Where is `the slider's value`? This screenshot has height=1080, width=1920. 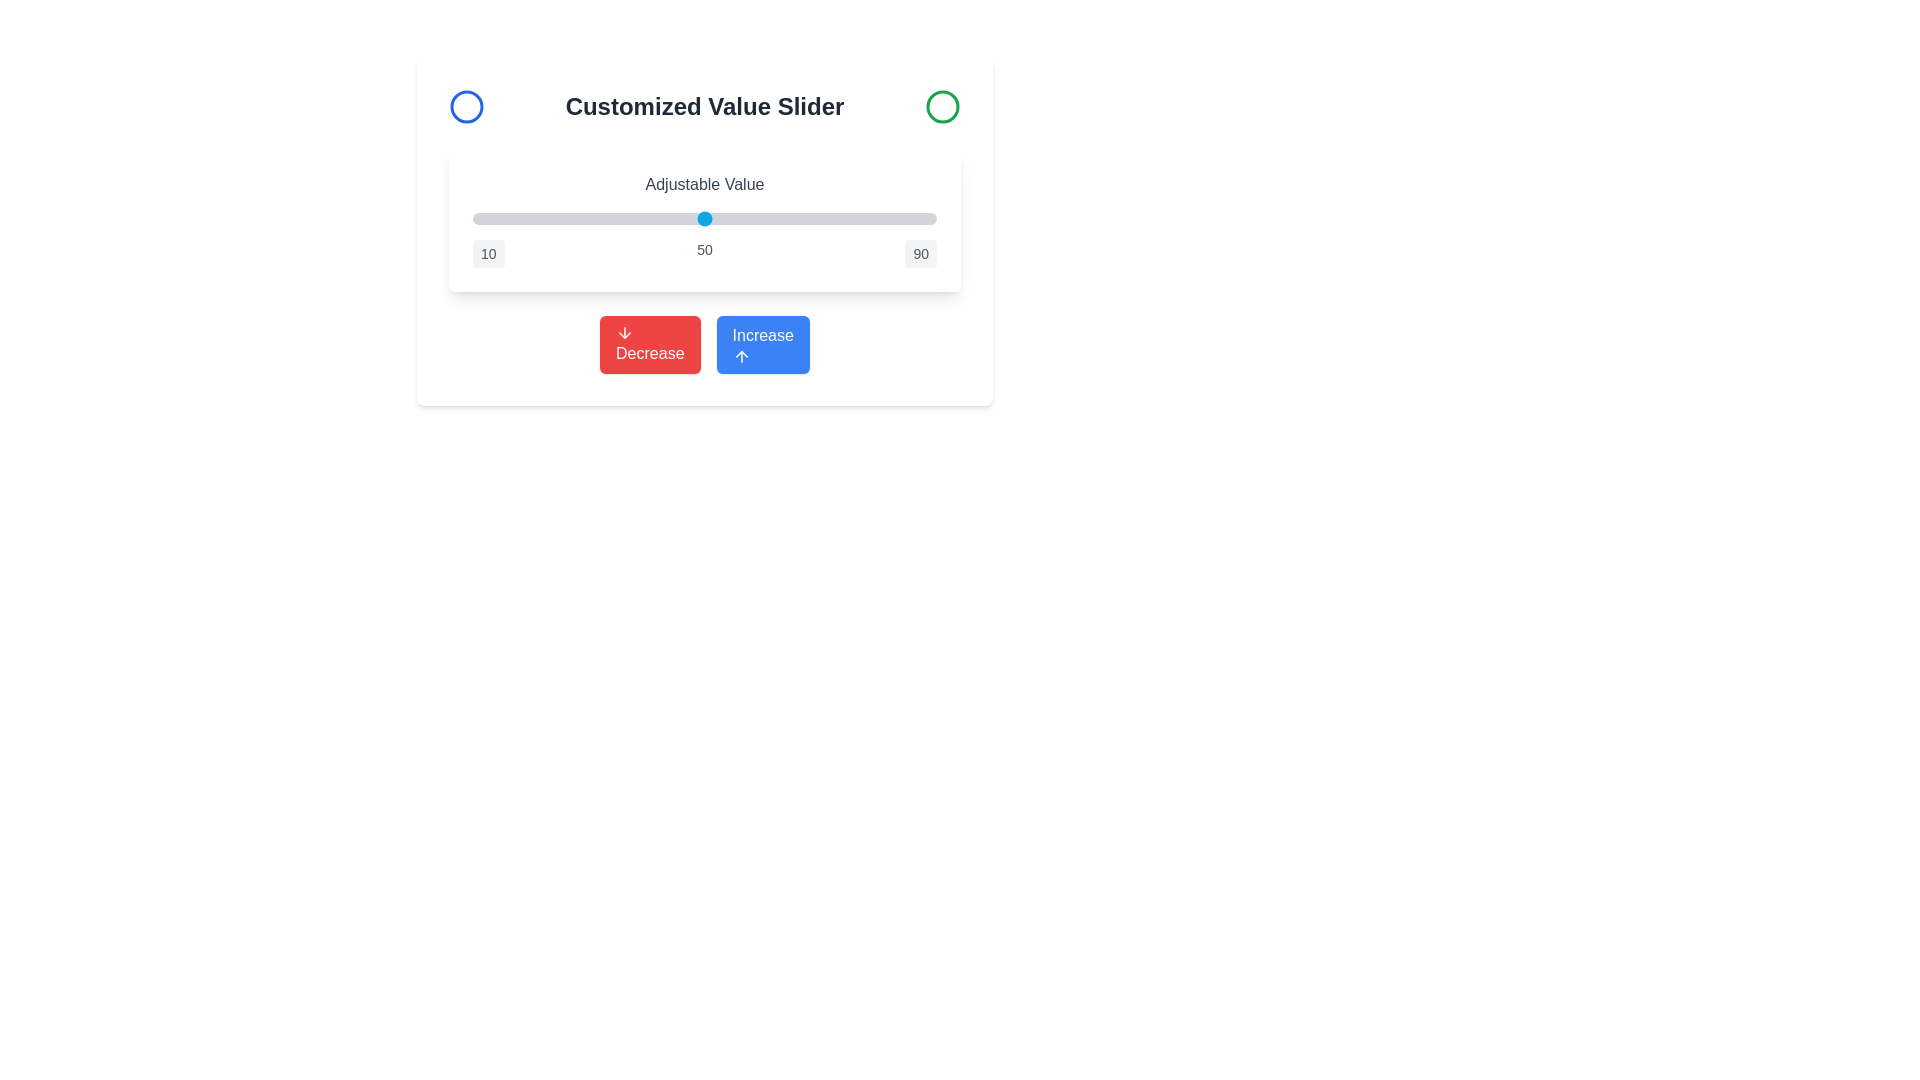 the slider's value is located at coordinates (628, 219).